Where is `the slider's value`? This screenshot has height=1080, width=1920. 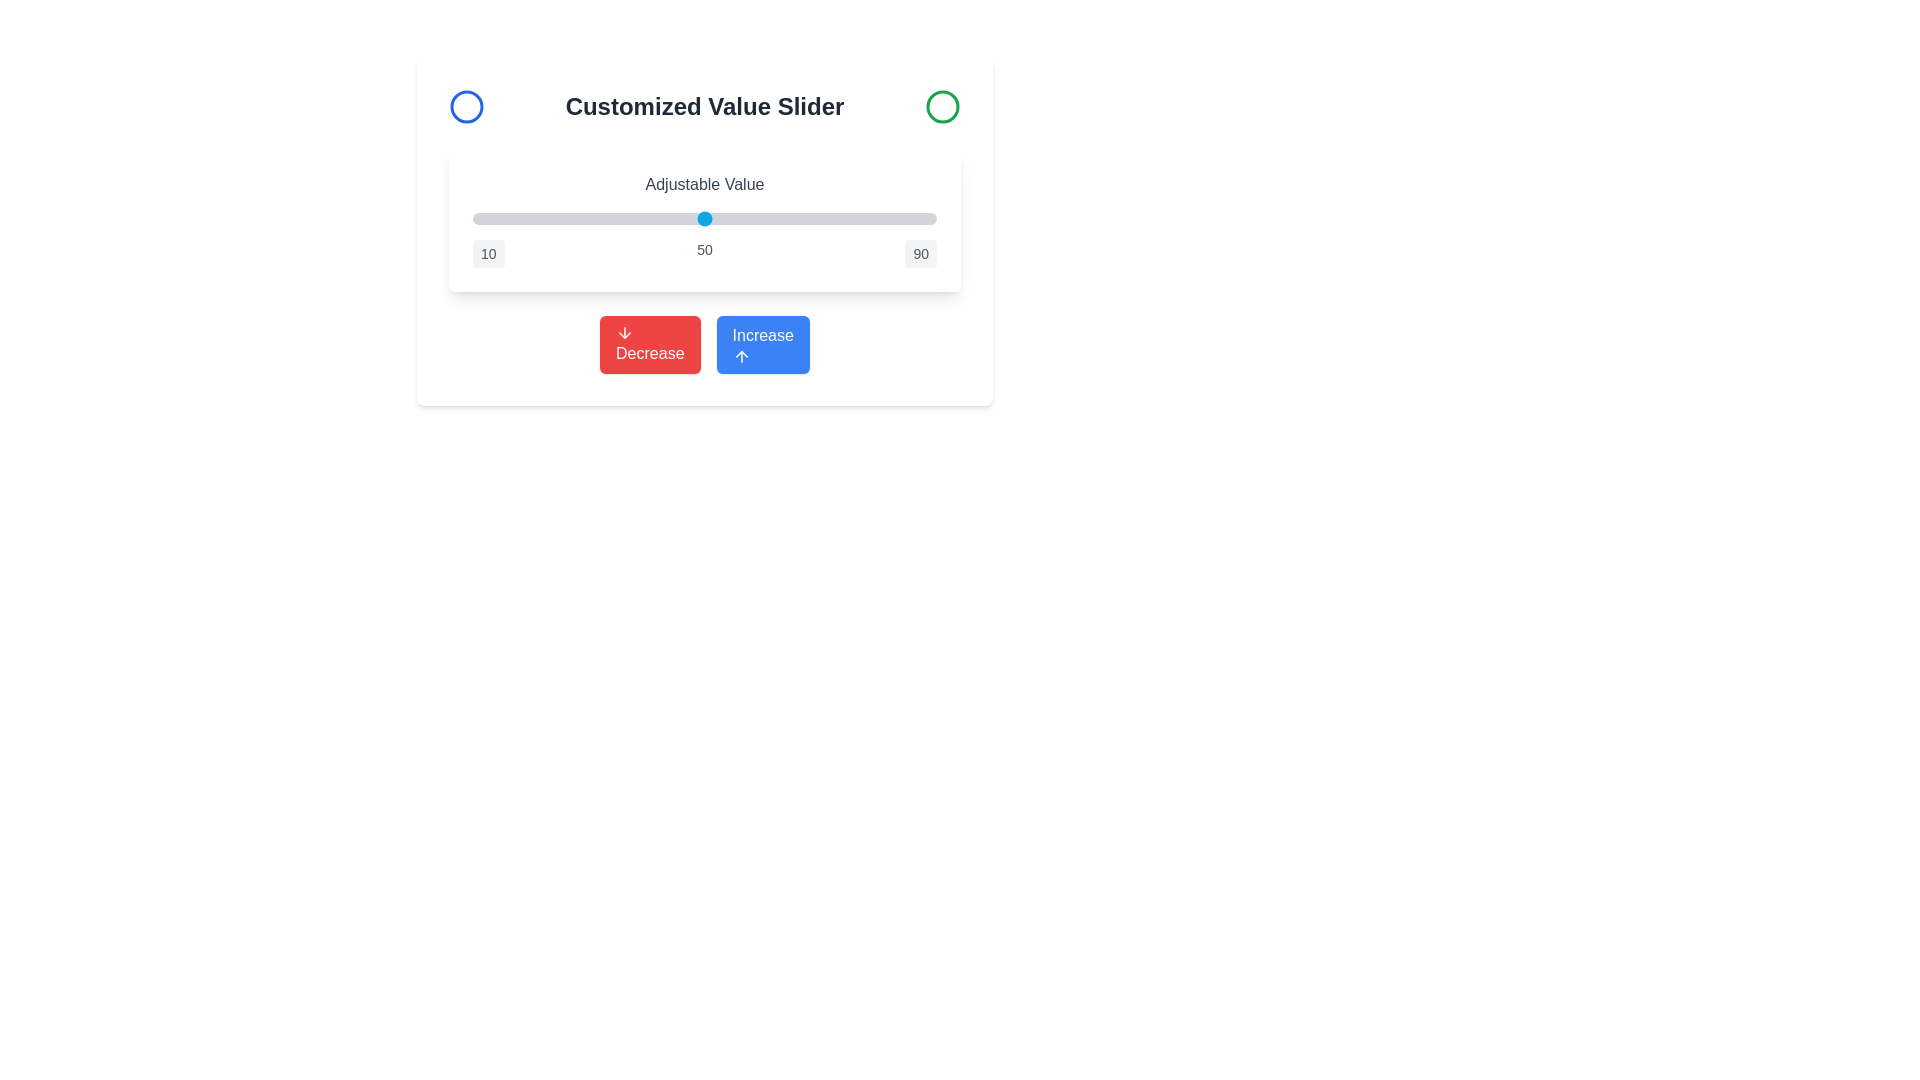 the slider's value is located at coordinates (628, 219).